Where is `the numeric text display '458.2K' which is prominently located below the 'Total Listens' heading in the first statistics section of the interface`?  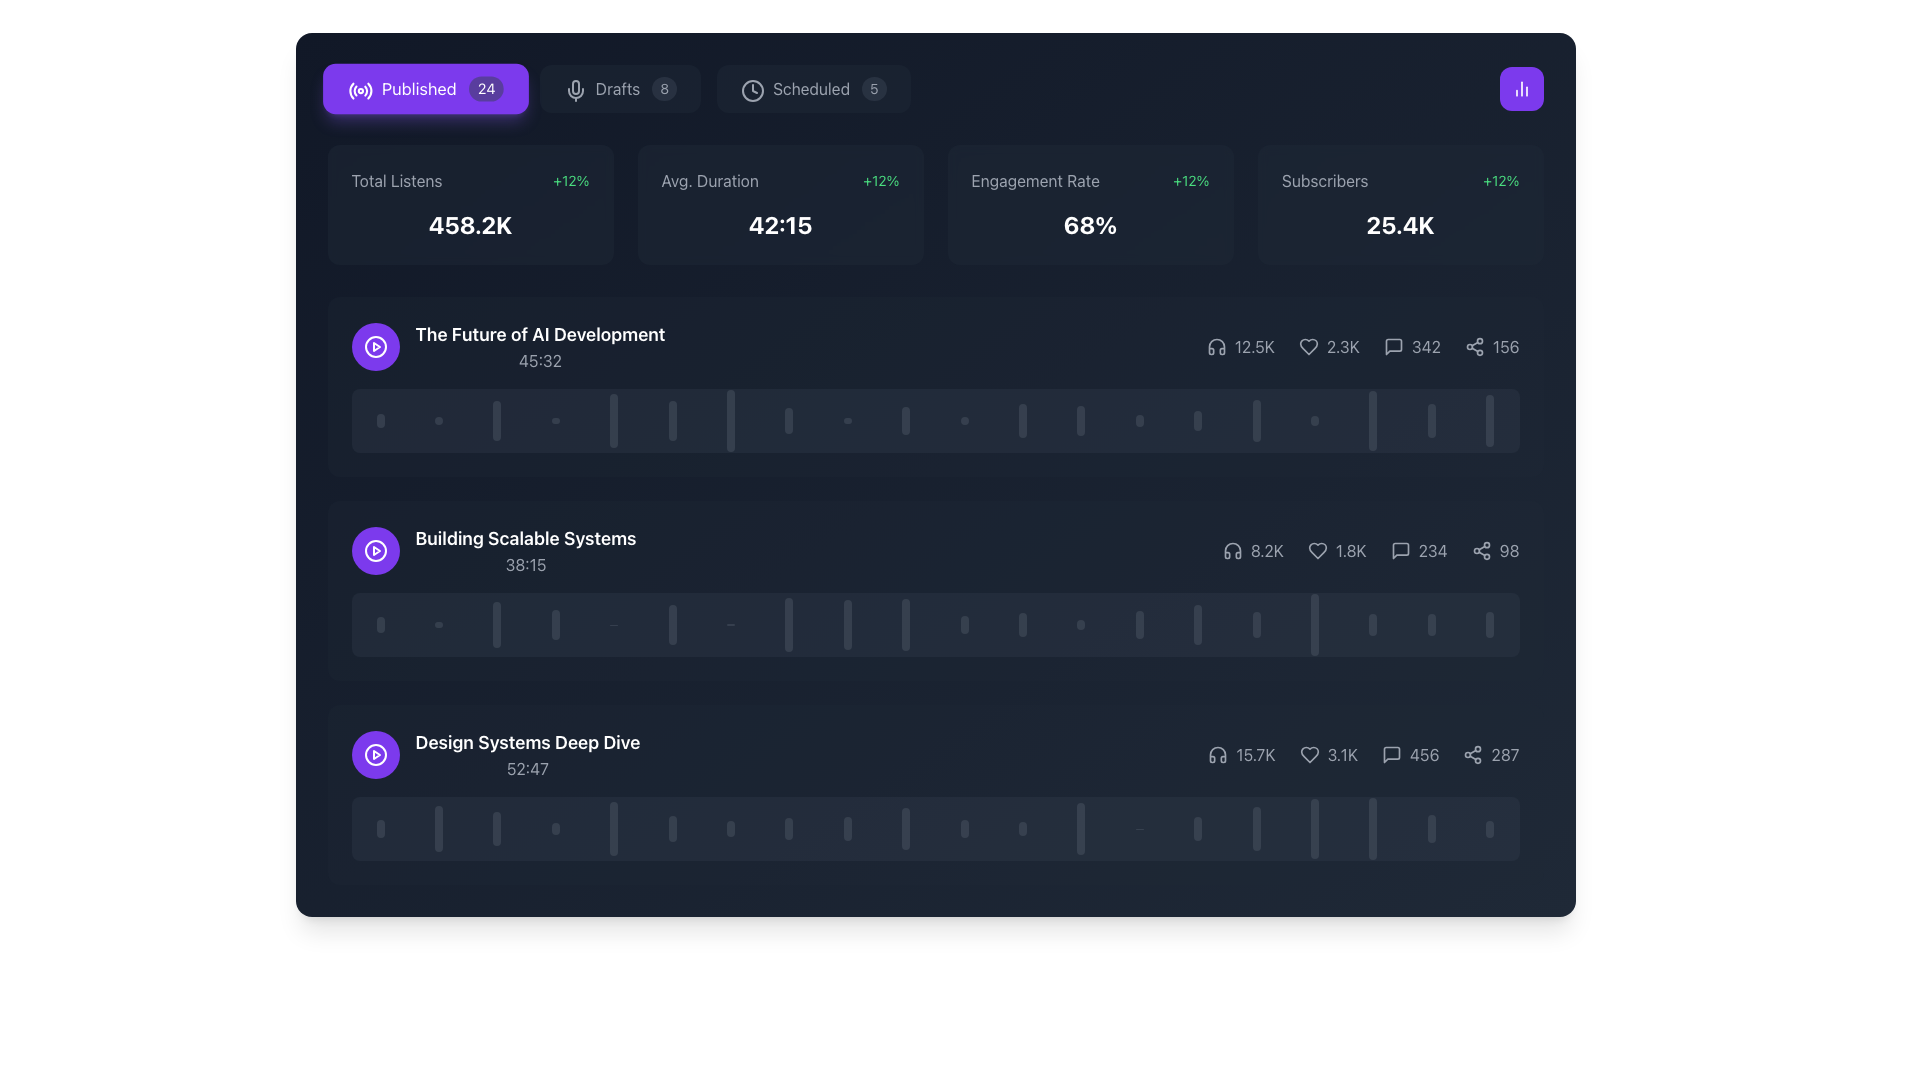 the numeric text display '458.2K' which is prominently located below the 'Total Listens' heading in the first statistics section of the interface is located at coordinates (469, 224).